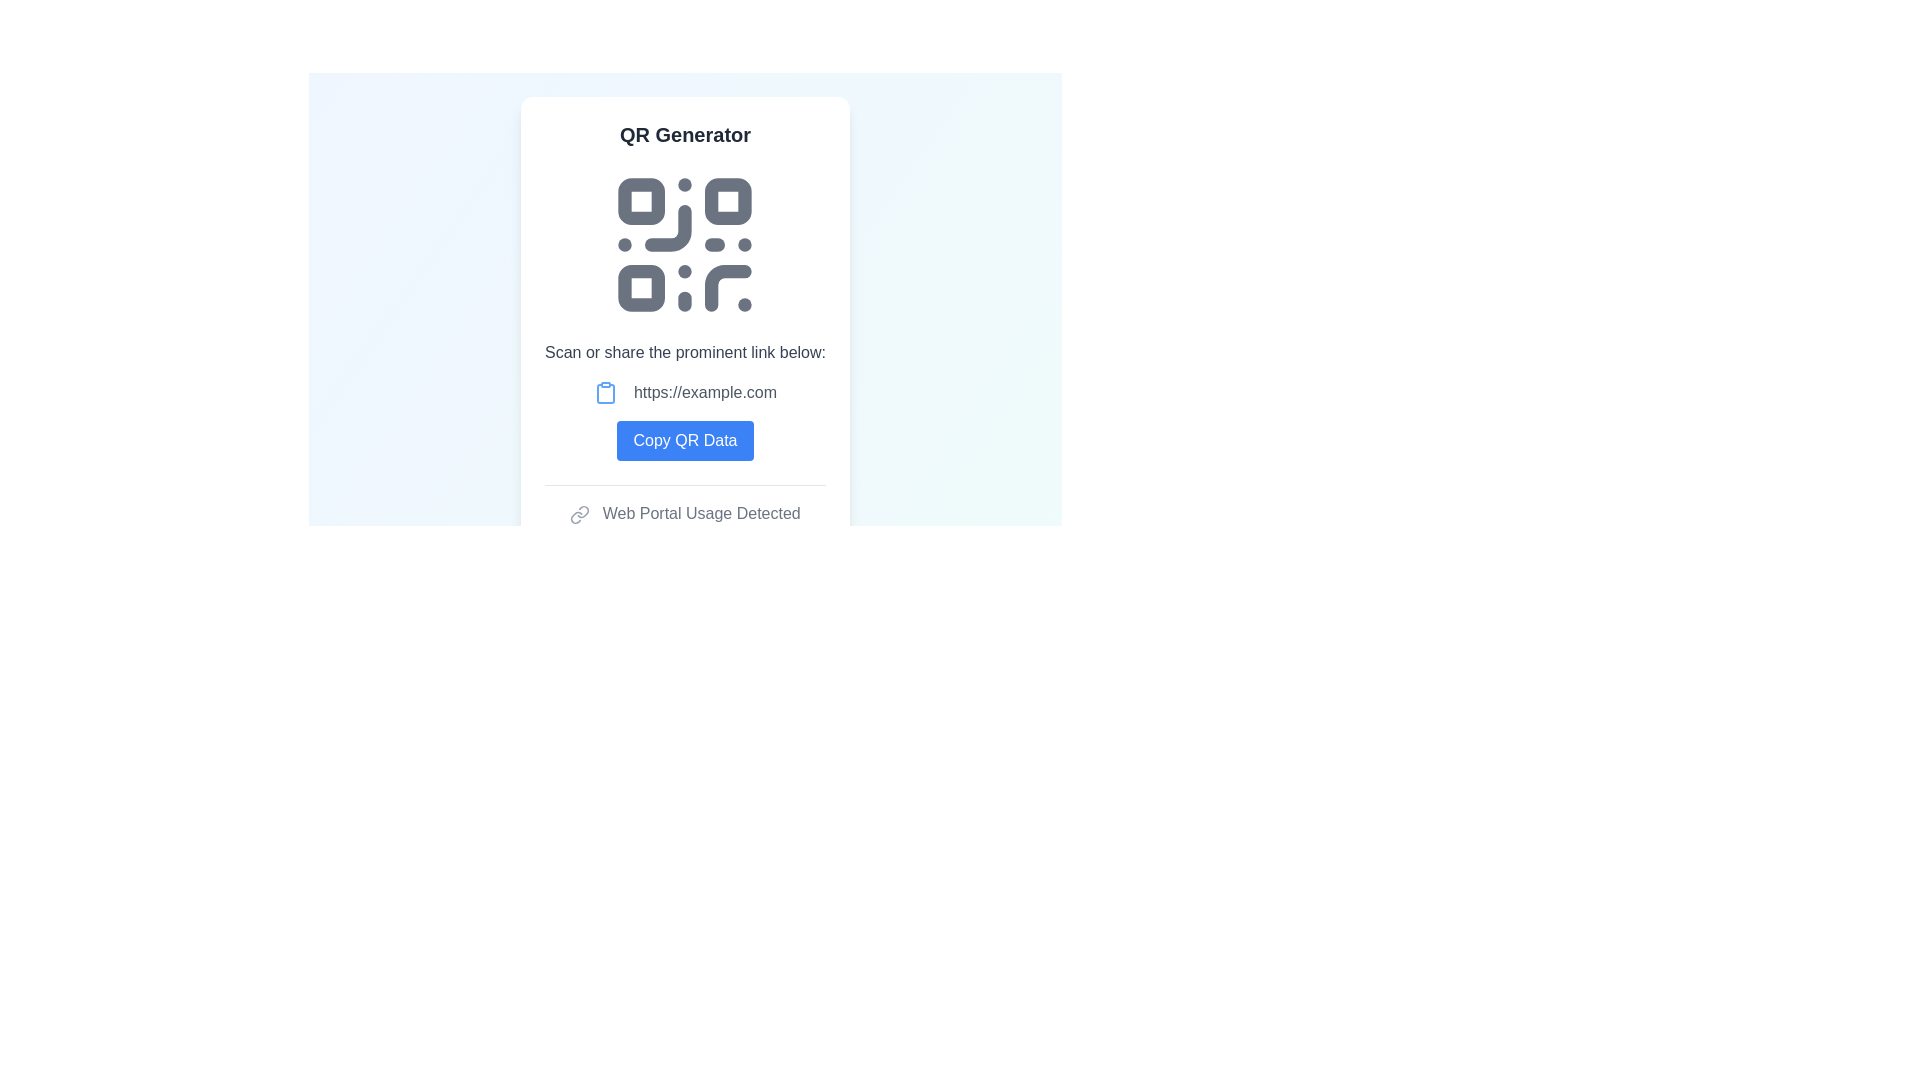 This screenshot has width=1920, height=1080. What do you see at coordinates (604, 393) in the screenshot?
I see `the clipboard icon with a pale blue color, positioned to the left of the URL text ('https://example.com')` at bounding box center [604, 393].